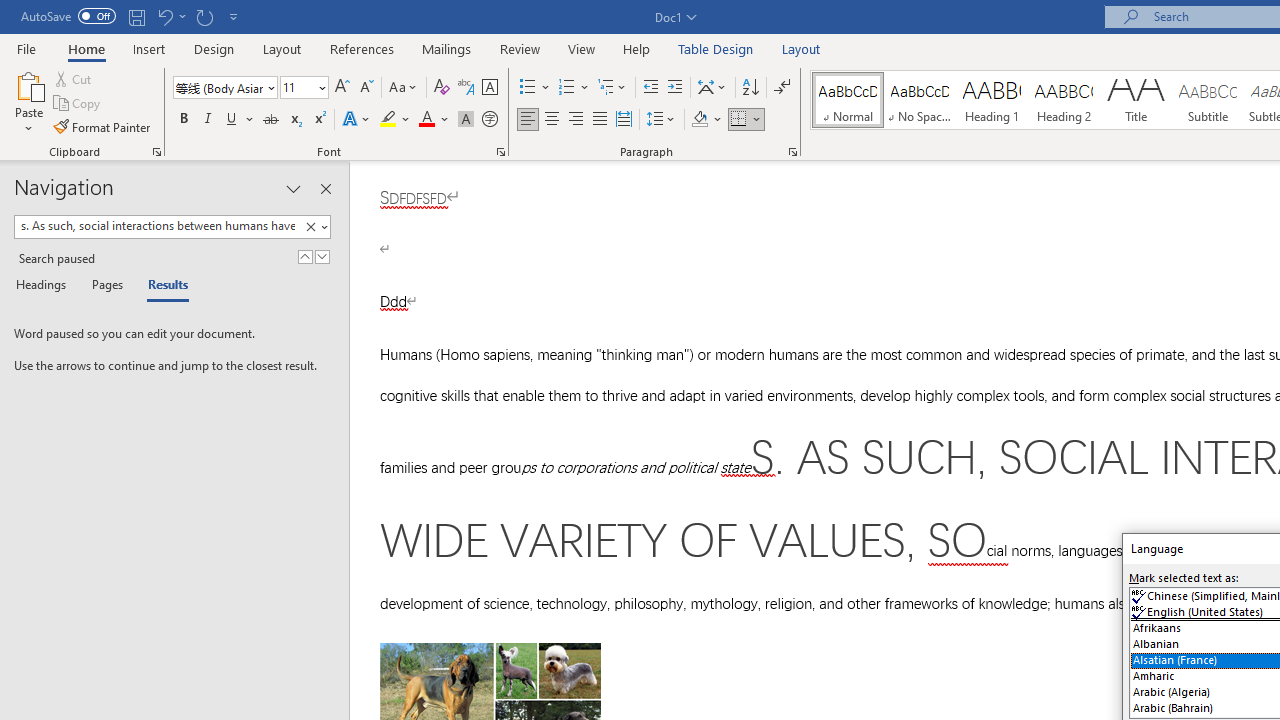  What do you see at coordinates (489, 86) in the screenshot?
I see `'Character Border'` at bounding box center [489, 86].